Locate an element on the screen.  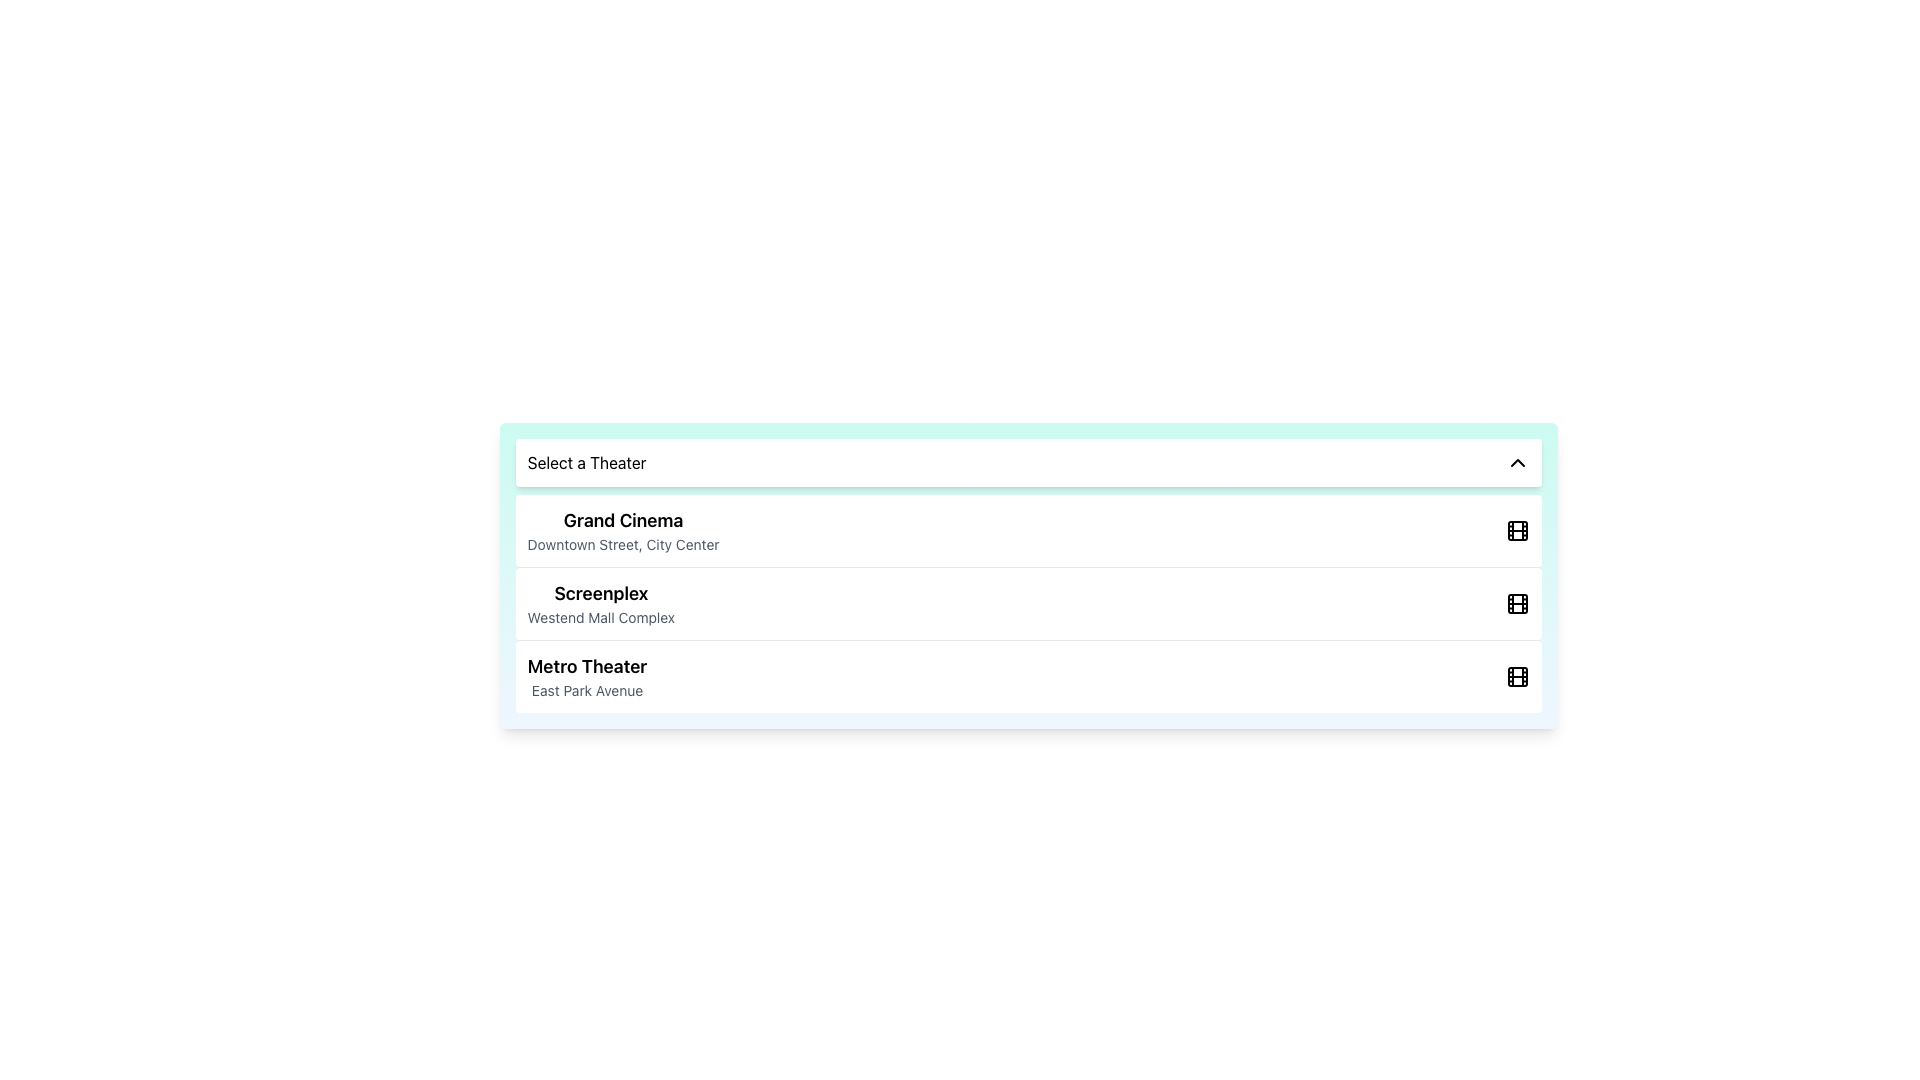
the static text element reading 'Screenplex', which is bold and larger than adjacent text, located in the middle entry of the theater list is located at coordinates (600, 593).